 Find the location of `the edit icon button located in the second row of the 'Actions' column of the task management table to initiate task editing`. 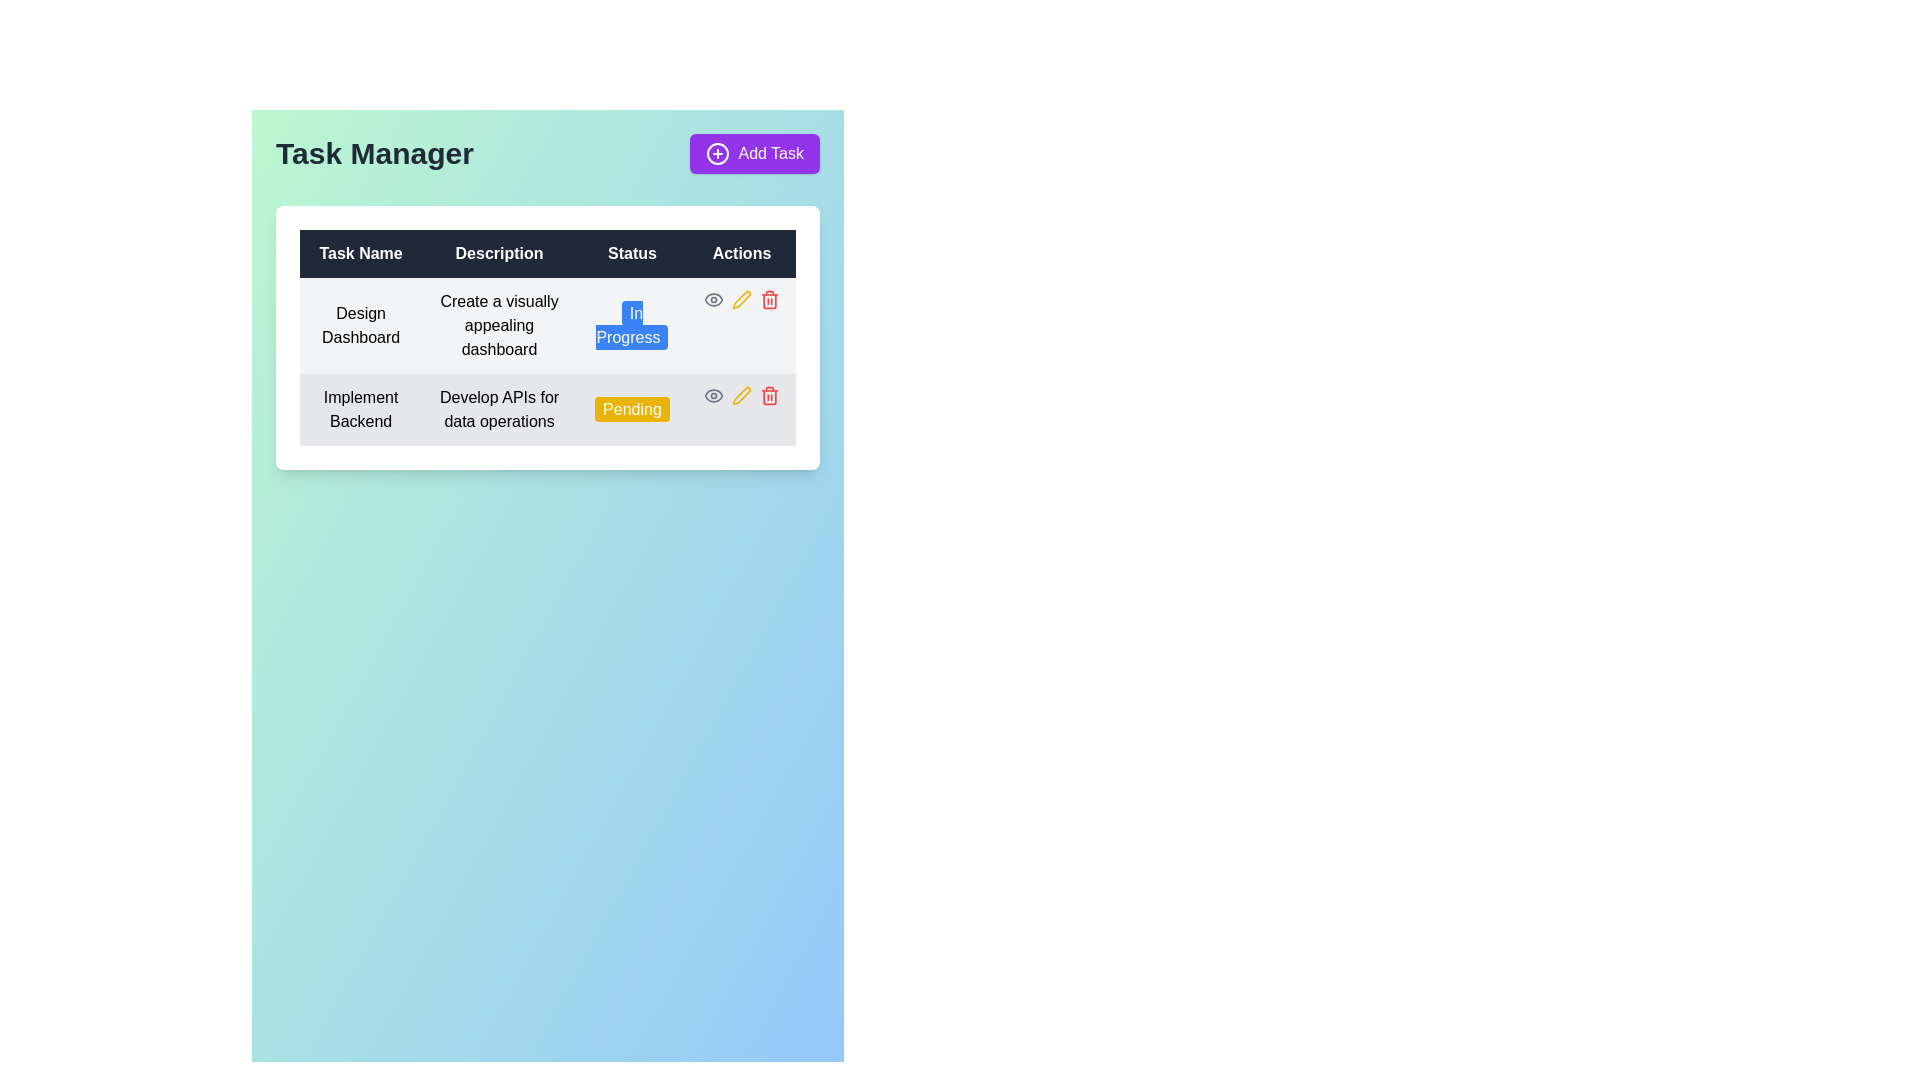

the edit icon button located in the second row of the 'Actions' column of the task management table to initiate task editing is located at coordinates (740, 300).